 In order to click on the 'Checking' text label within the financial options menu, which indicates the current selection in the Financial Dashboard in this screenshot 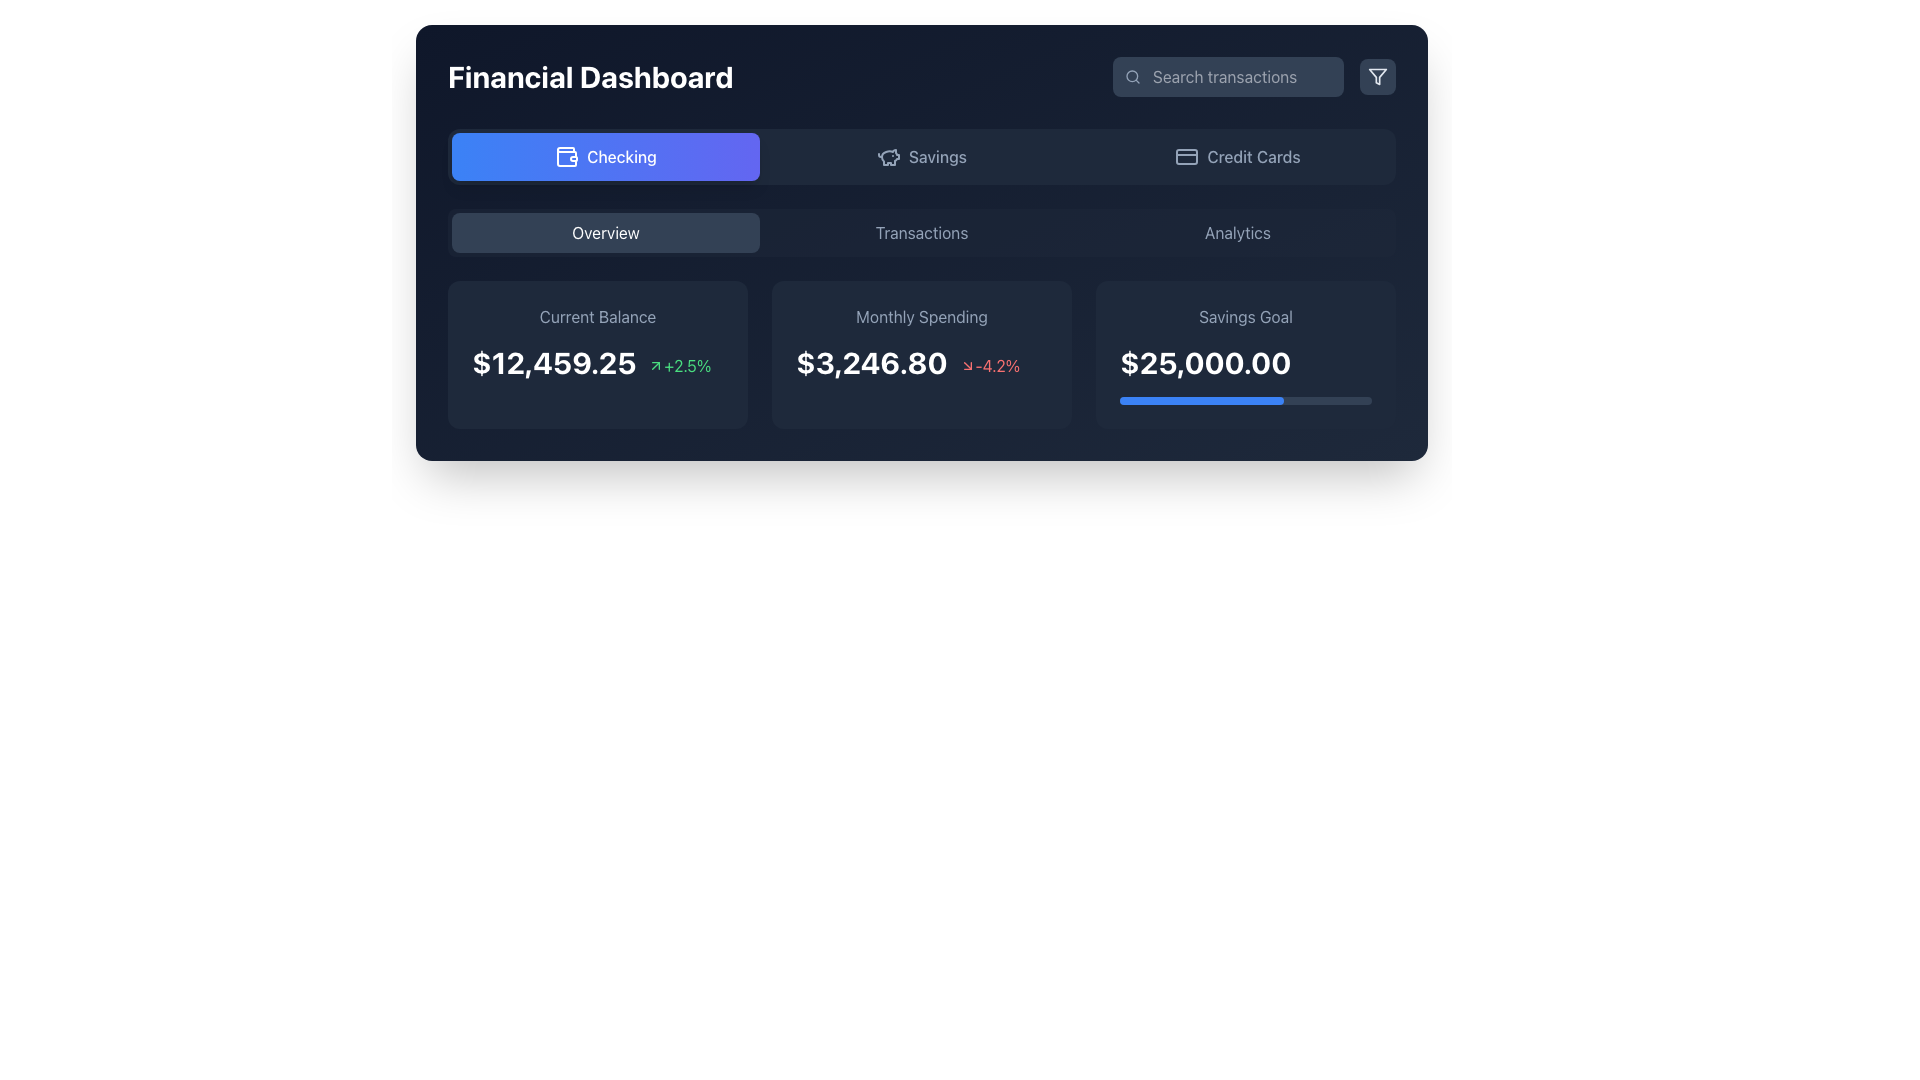, I will do `click(621, 156)`.